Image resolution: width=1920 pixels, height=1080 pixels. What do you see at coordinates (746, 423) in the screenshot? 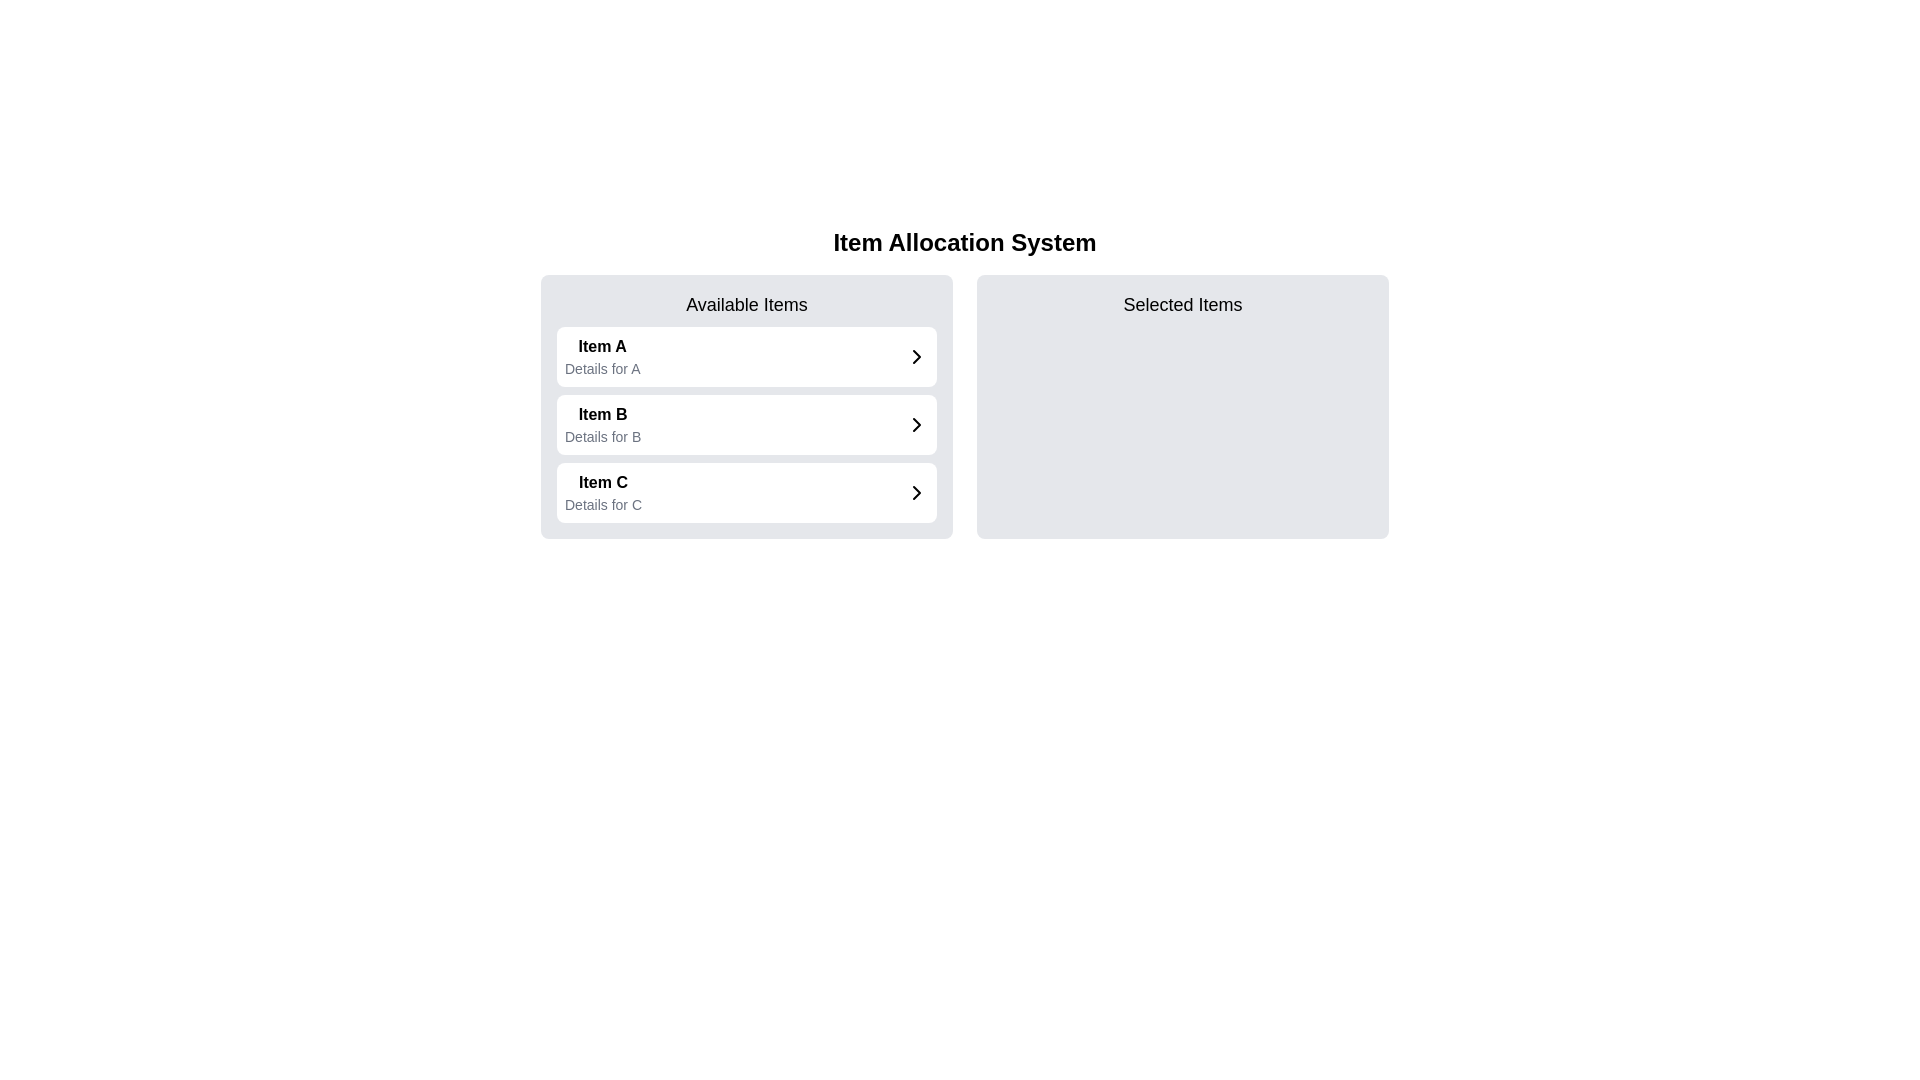
I see `the second card entry titled 'Item B' in the 'Available Items' list` at bounding box center [746, 423].